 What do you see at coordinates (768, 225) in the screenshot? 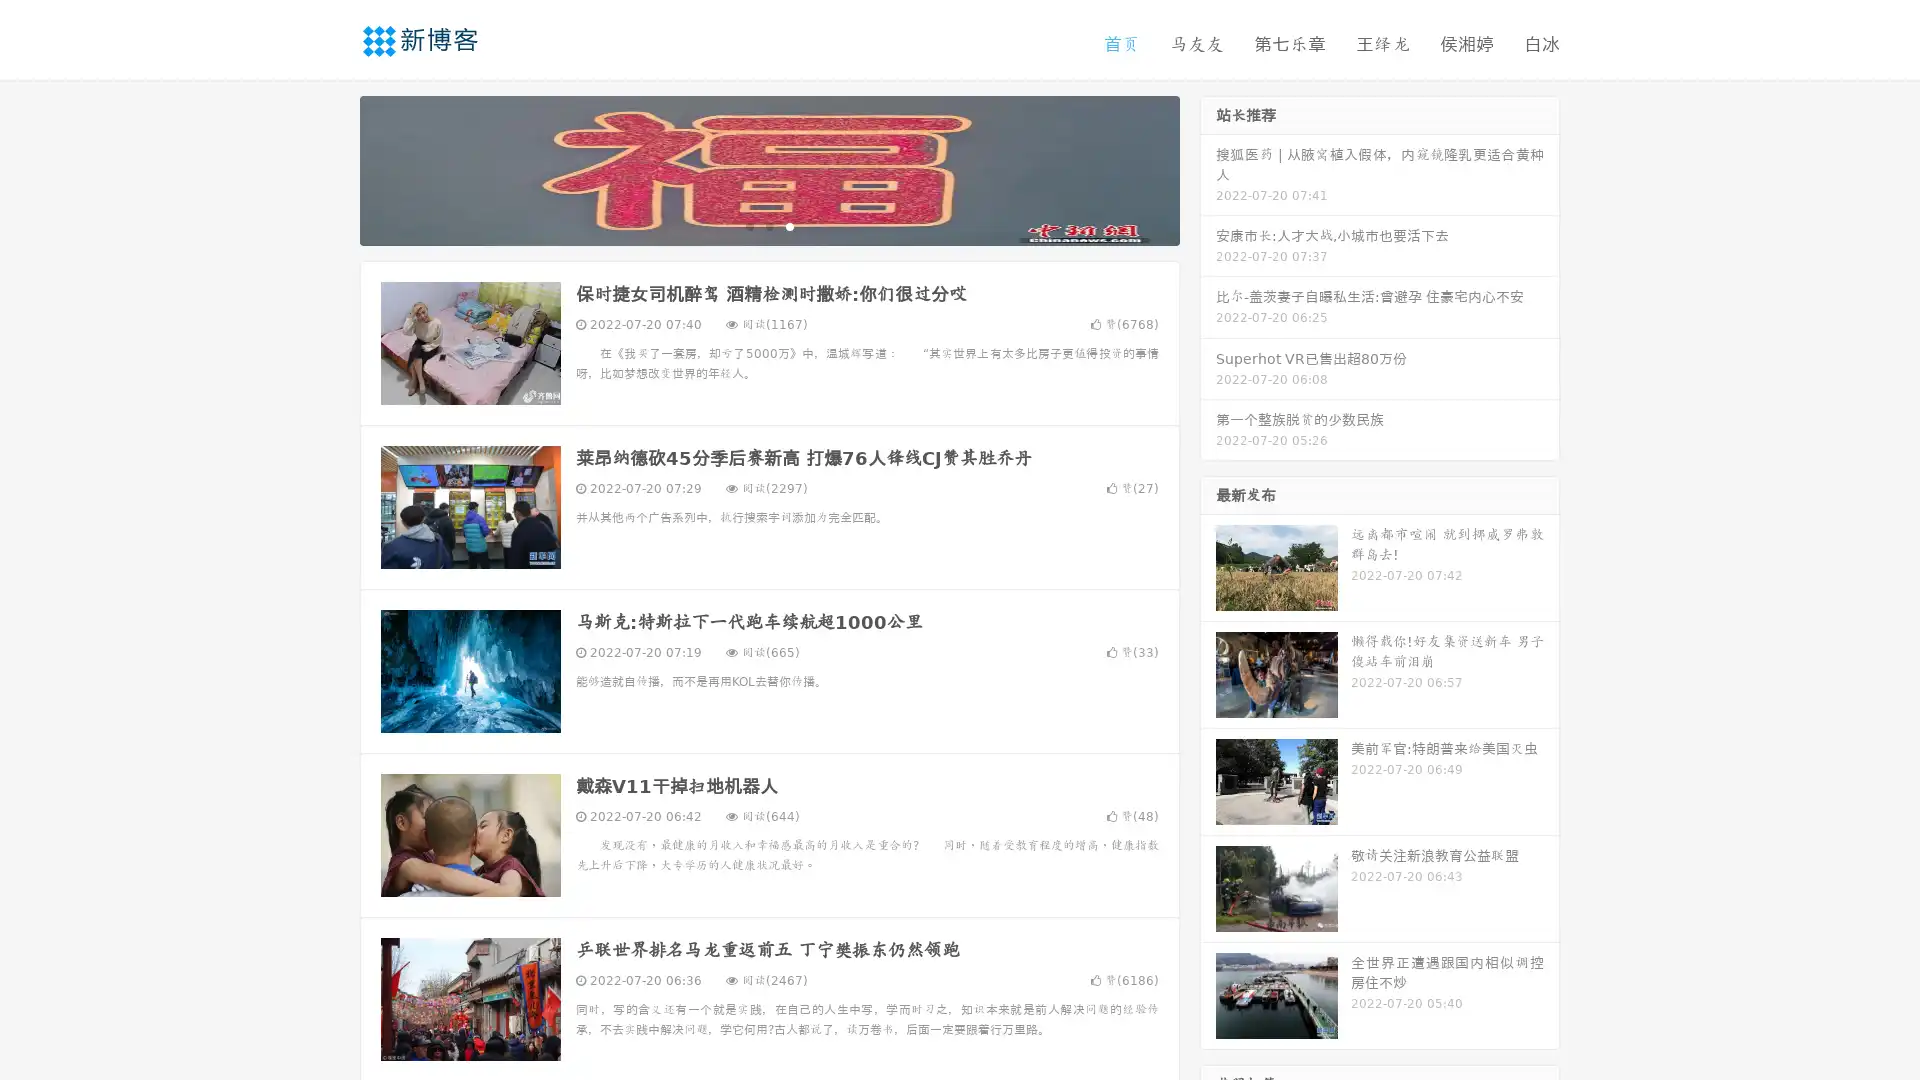
I see `Go to slide 2` at bounding box center [768, 225].